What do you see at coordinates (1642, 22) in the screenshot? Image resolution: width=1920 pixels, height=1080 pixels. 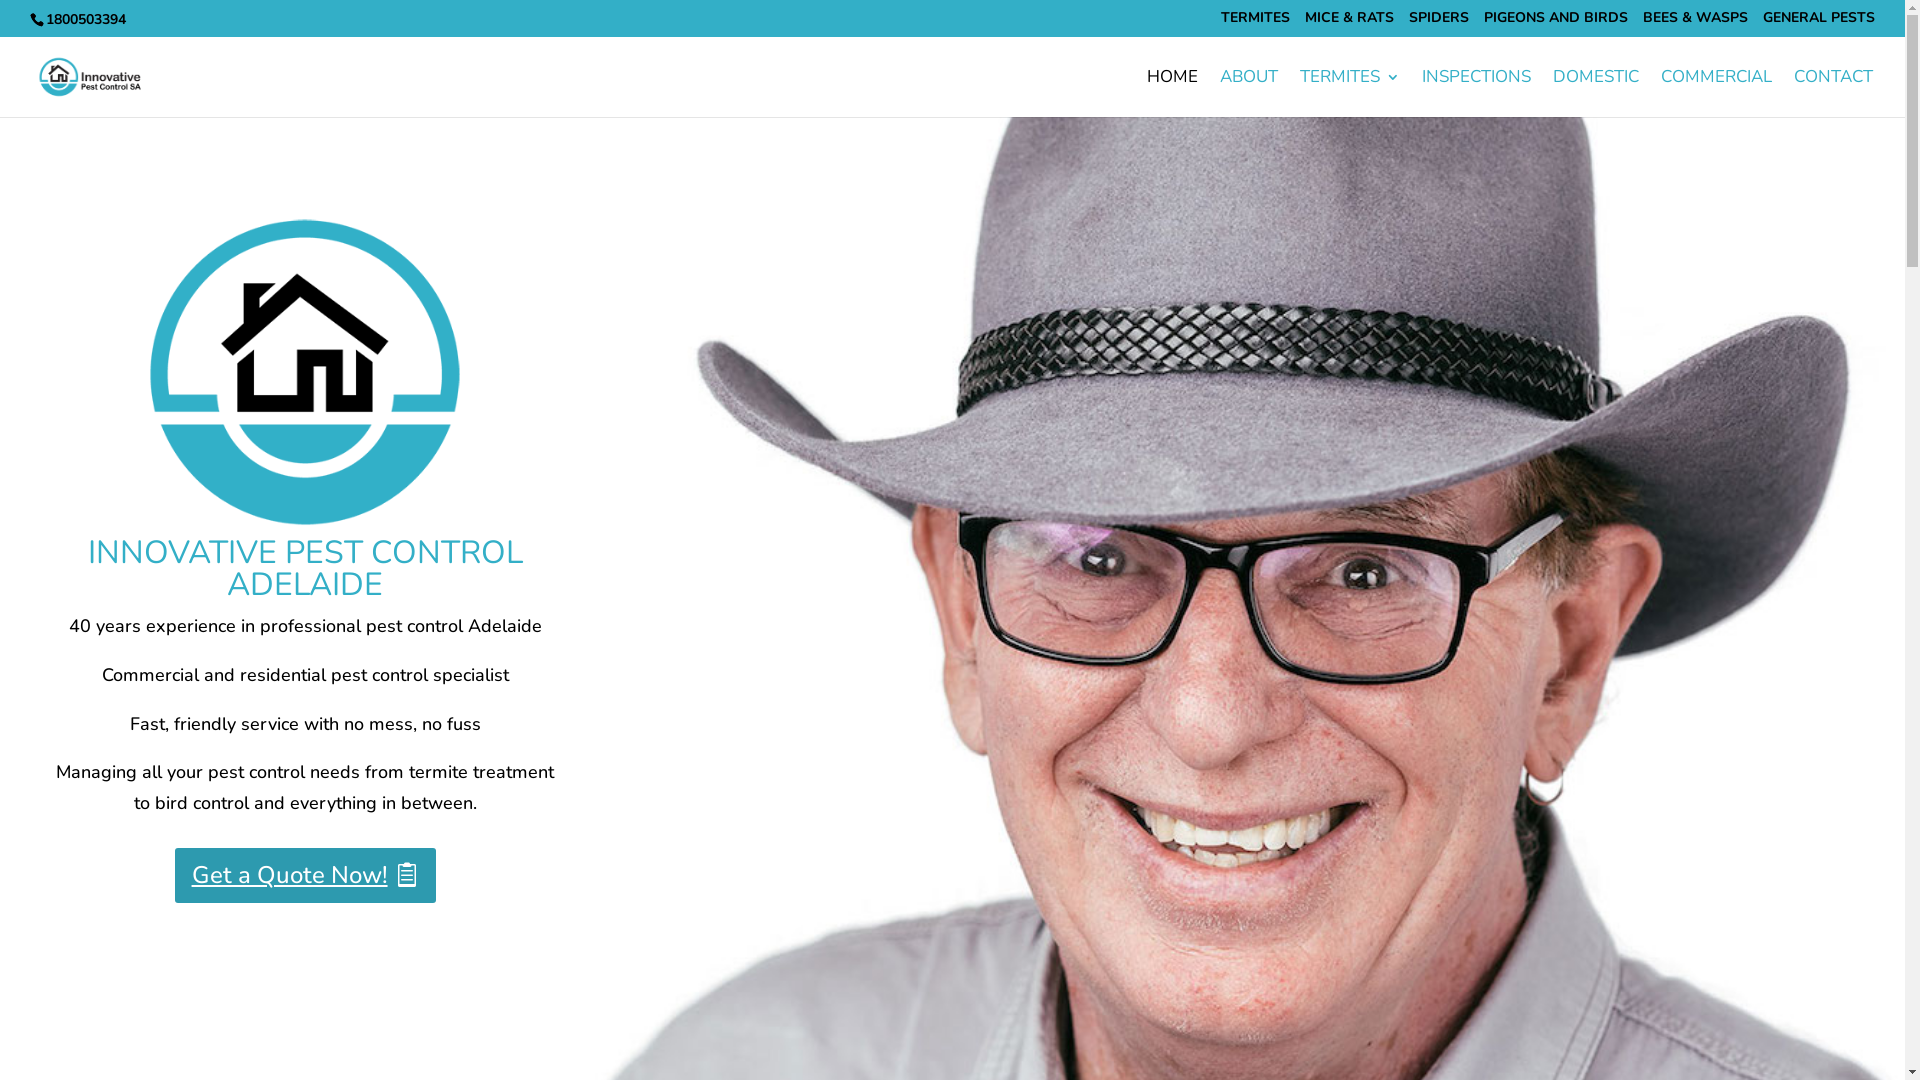 I see `'BEES & WASPS'` at bounding box center [1642, 22].